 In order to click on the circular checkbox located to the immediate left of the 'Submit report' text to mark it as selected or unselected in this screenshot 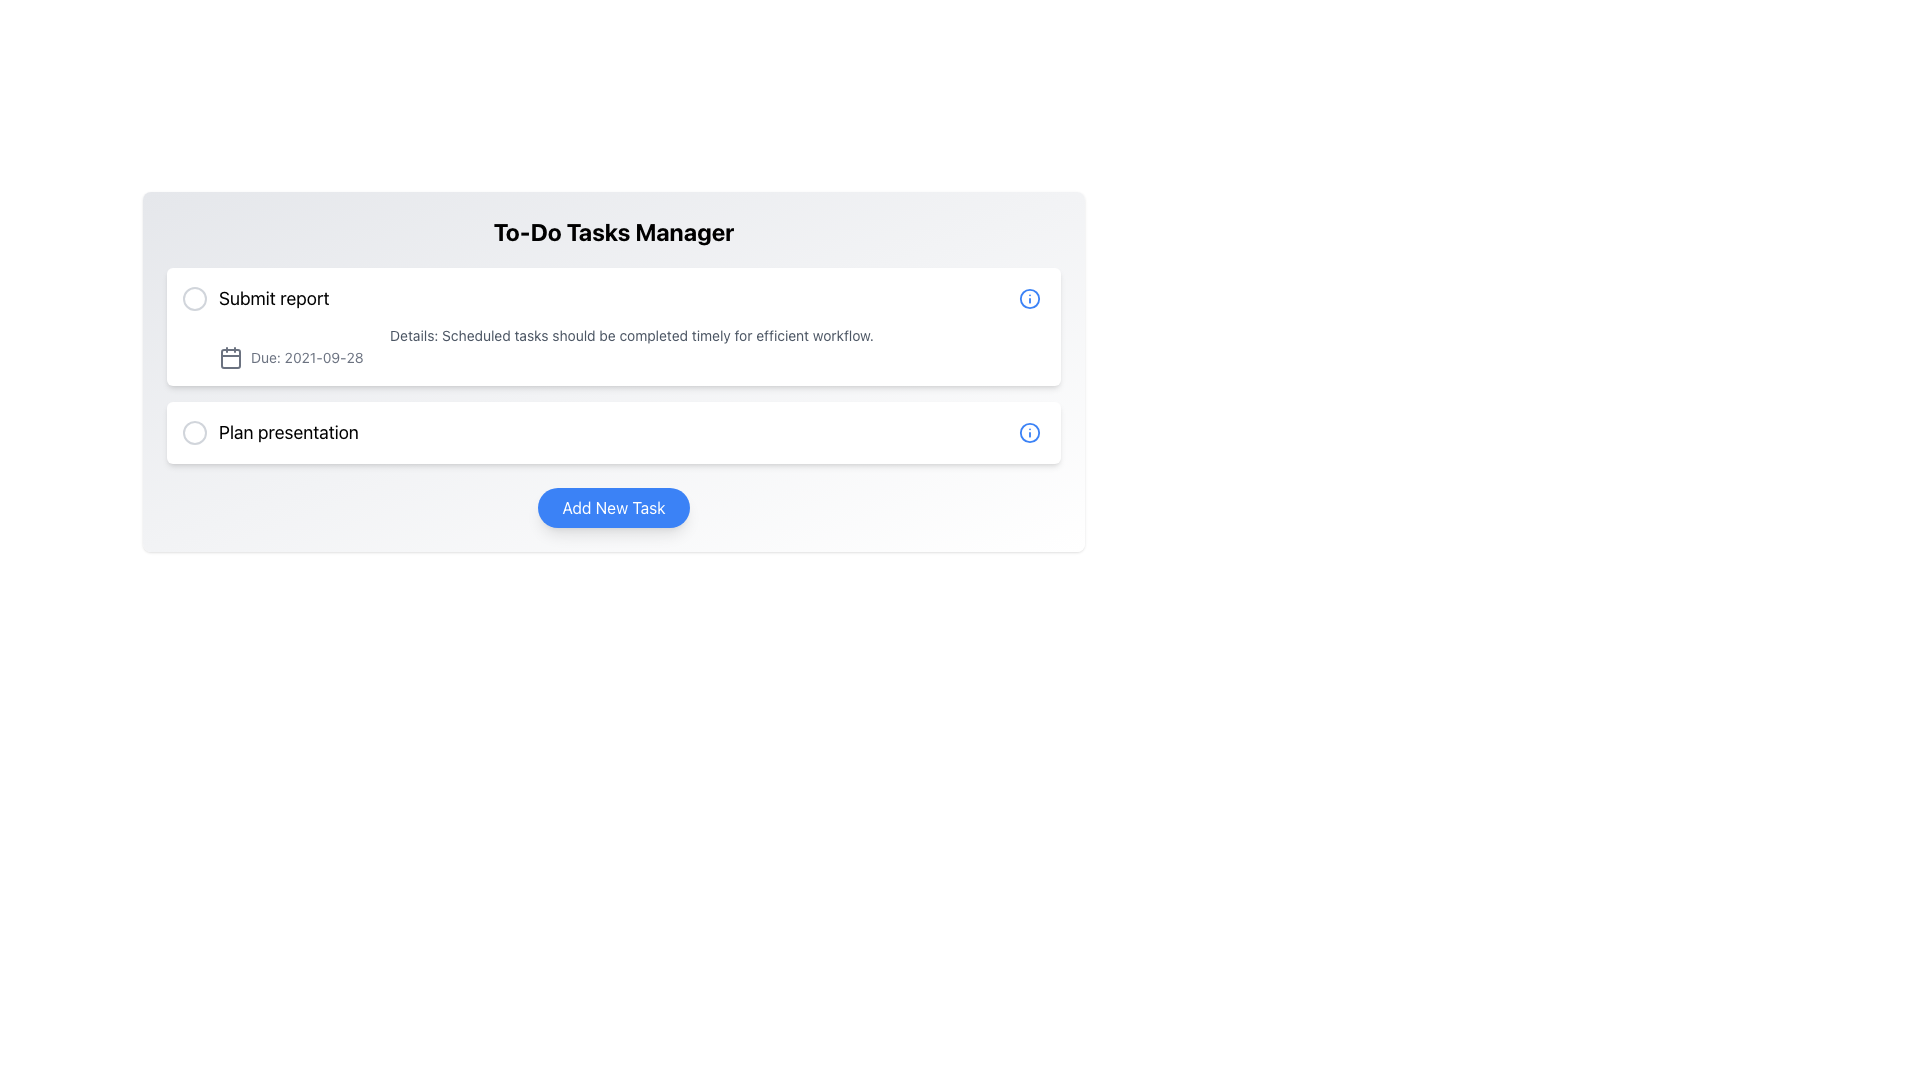, I will do `click(195, 299)`.